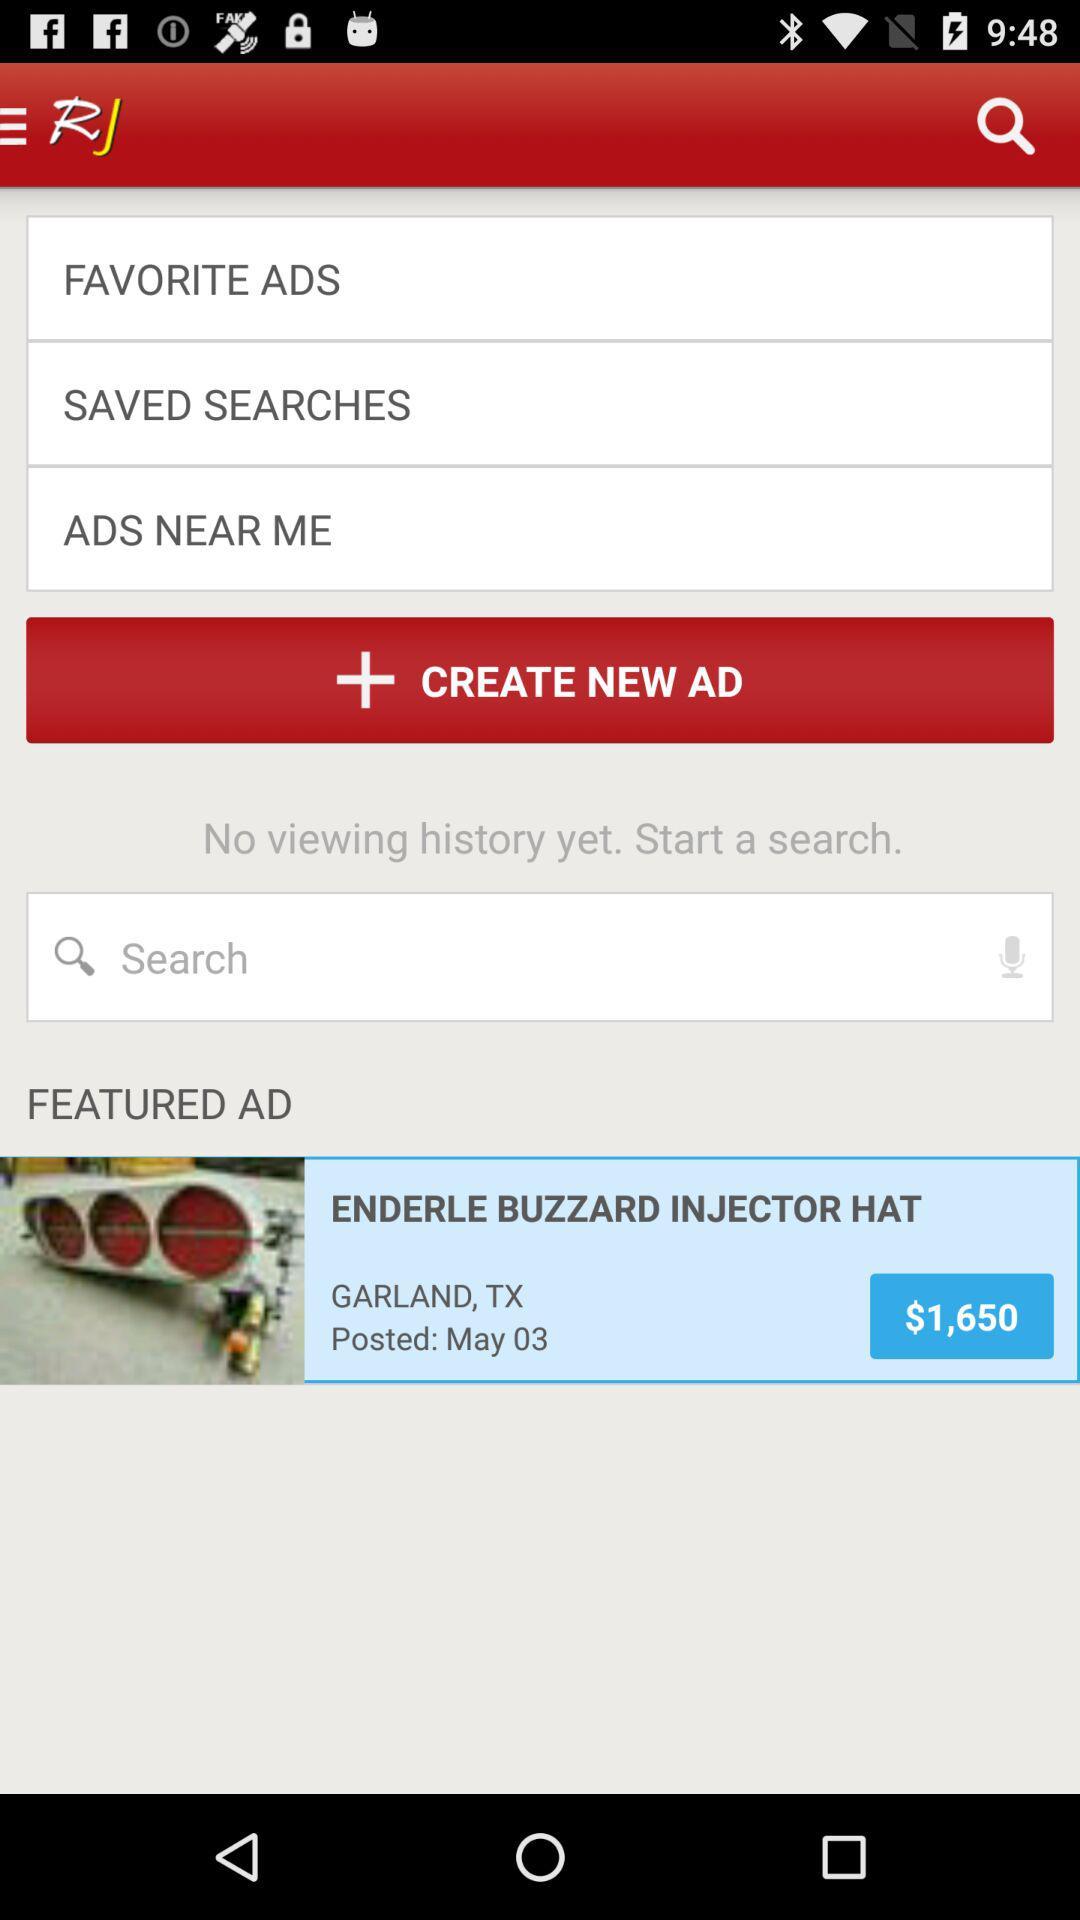 Image resolution: width=1080 pixels, height=1920 pixels. I want to click on the item on the right, so click(1012, 955).